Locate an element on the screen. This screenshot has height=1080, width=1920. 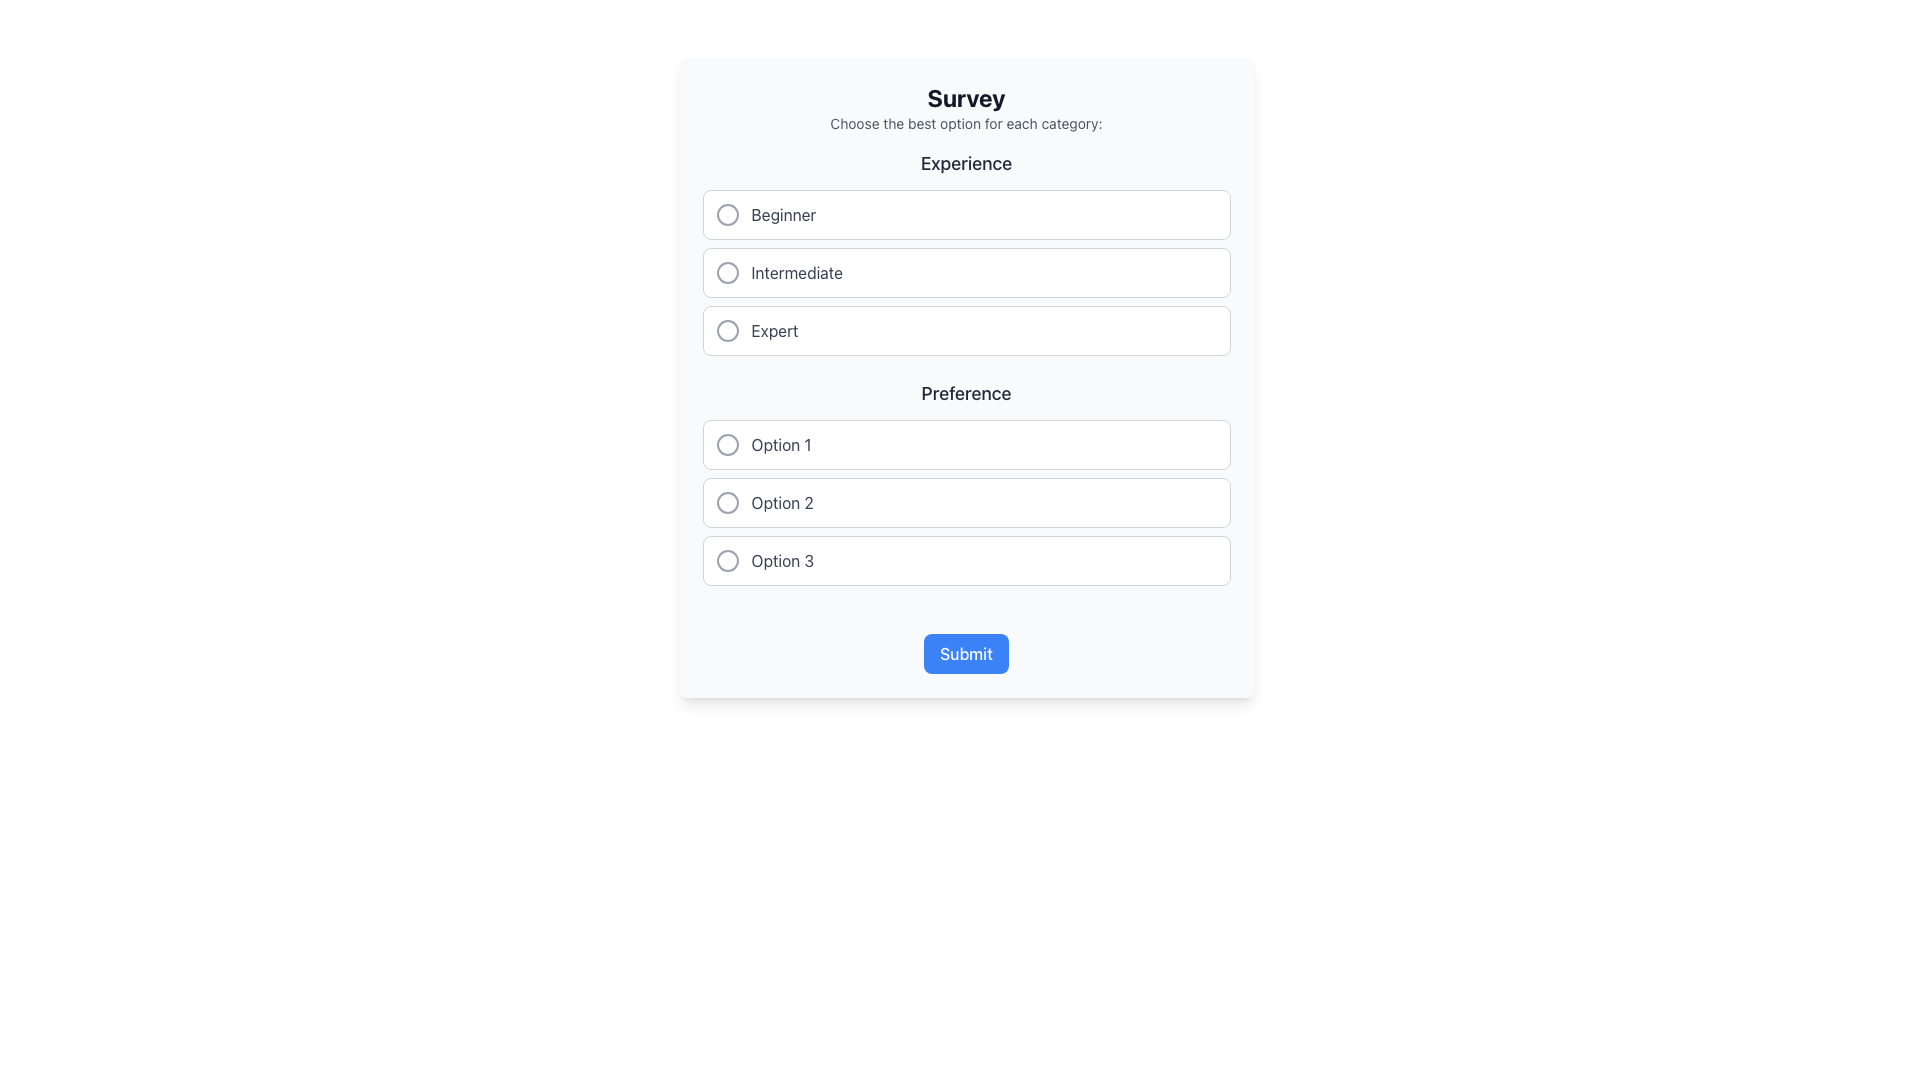
the Text Label that identifies the selectable option in the preference selection group, located below 'Option 2' in the center bottom portion of the interface is located at coordinates (781, 560).